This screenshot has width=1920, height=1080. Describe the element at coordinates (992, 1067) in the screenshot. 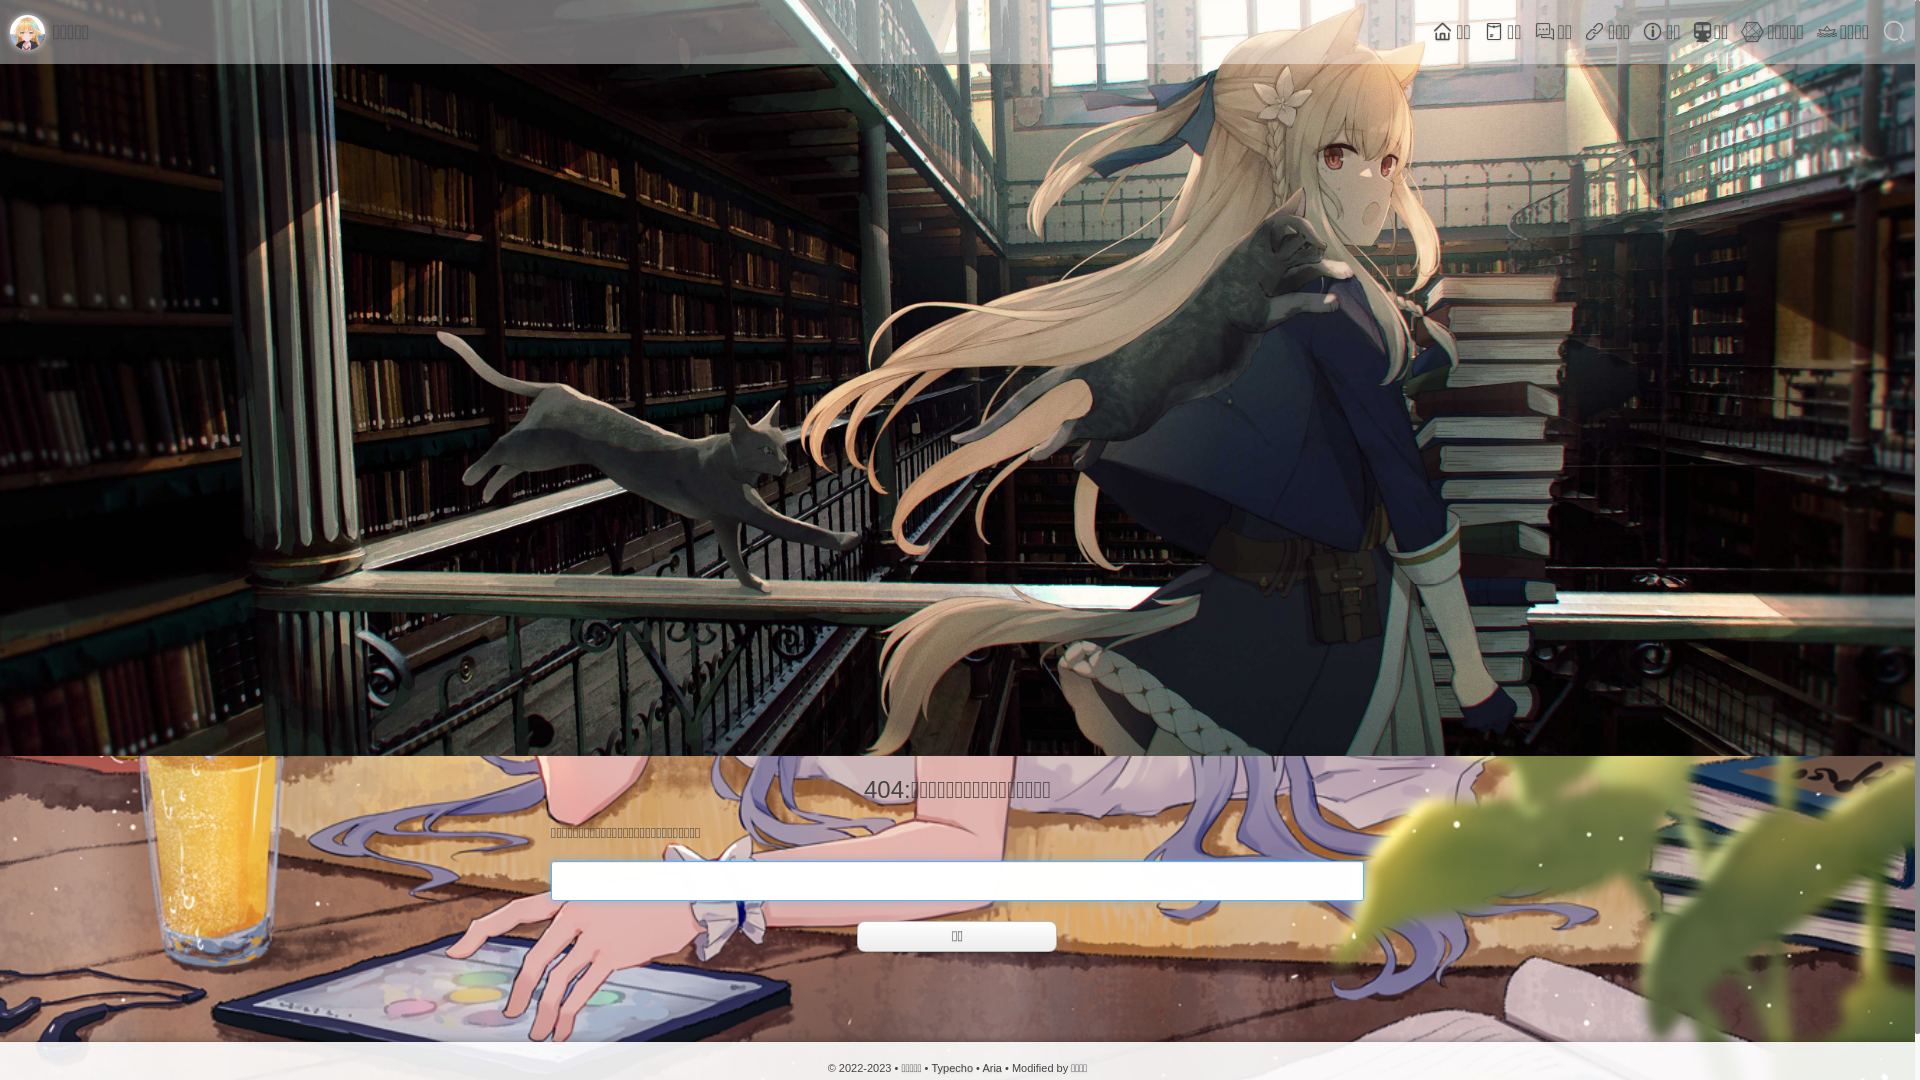

I see `'Aria'` at that location.